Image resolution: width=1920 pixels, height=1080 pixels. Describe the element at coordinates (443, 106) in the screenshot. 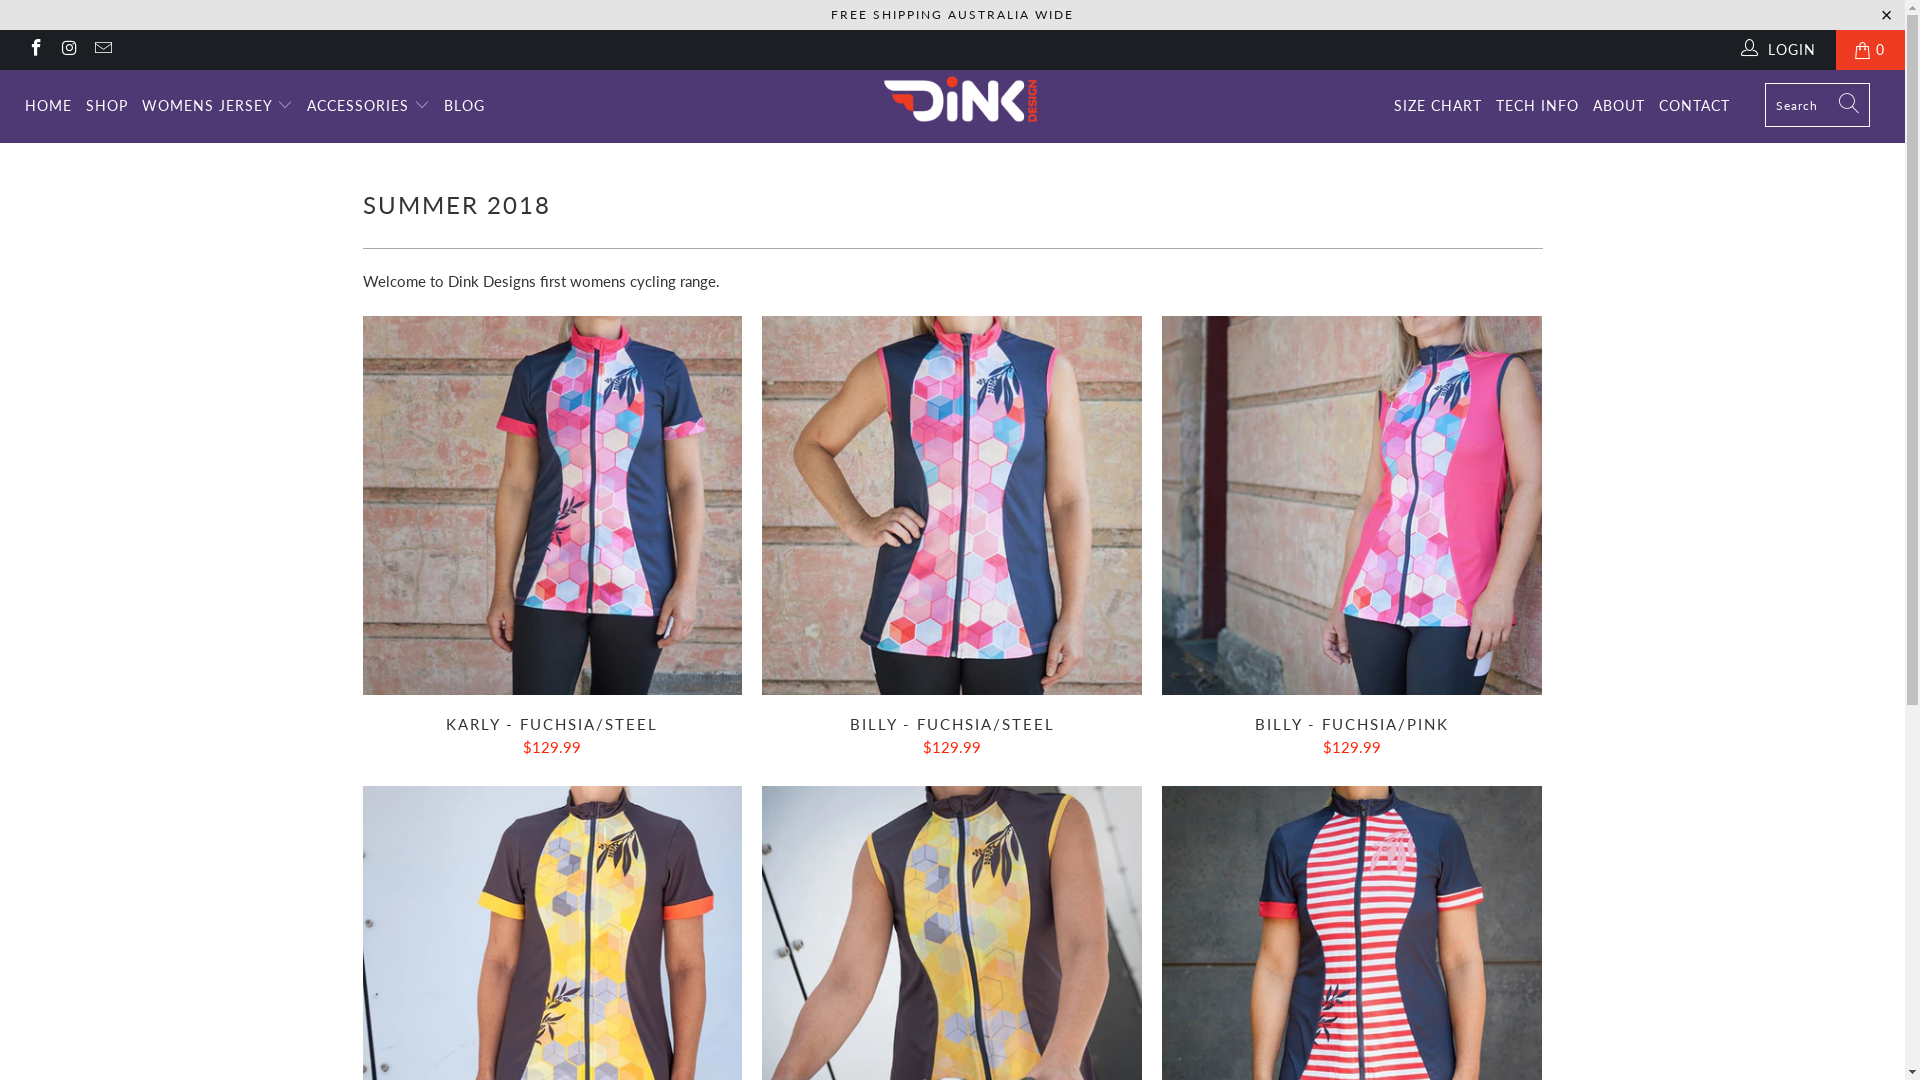

I see `'BLOG'` at that location.